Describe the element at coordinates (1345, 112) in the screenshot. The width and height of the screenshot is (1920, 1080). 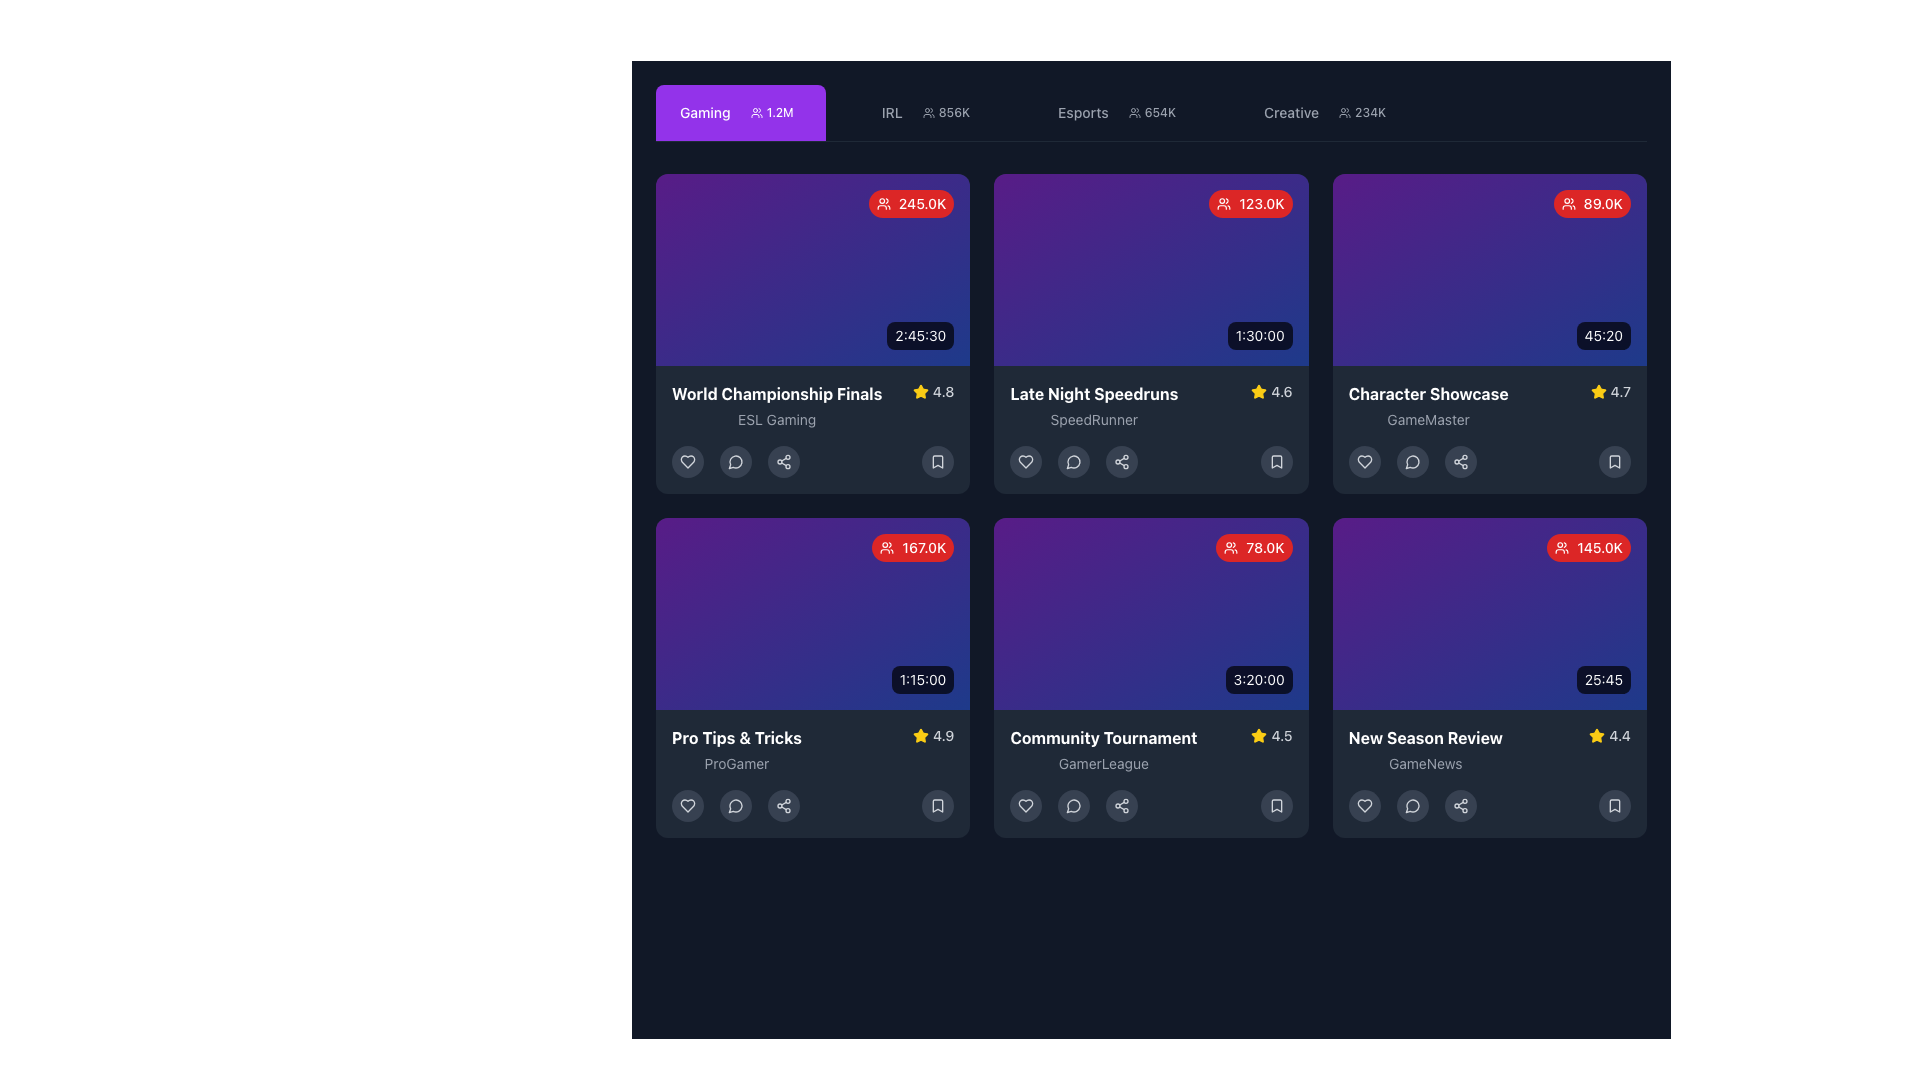
I see `the community icon representing the count or presence of a user group associated with the 'Creative' category, located in the top navigation bar near the 'Creative 234K' text` at that location.